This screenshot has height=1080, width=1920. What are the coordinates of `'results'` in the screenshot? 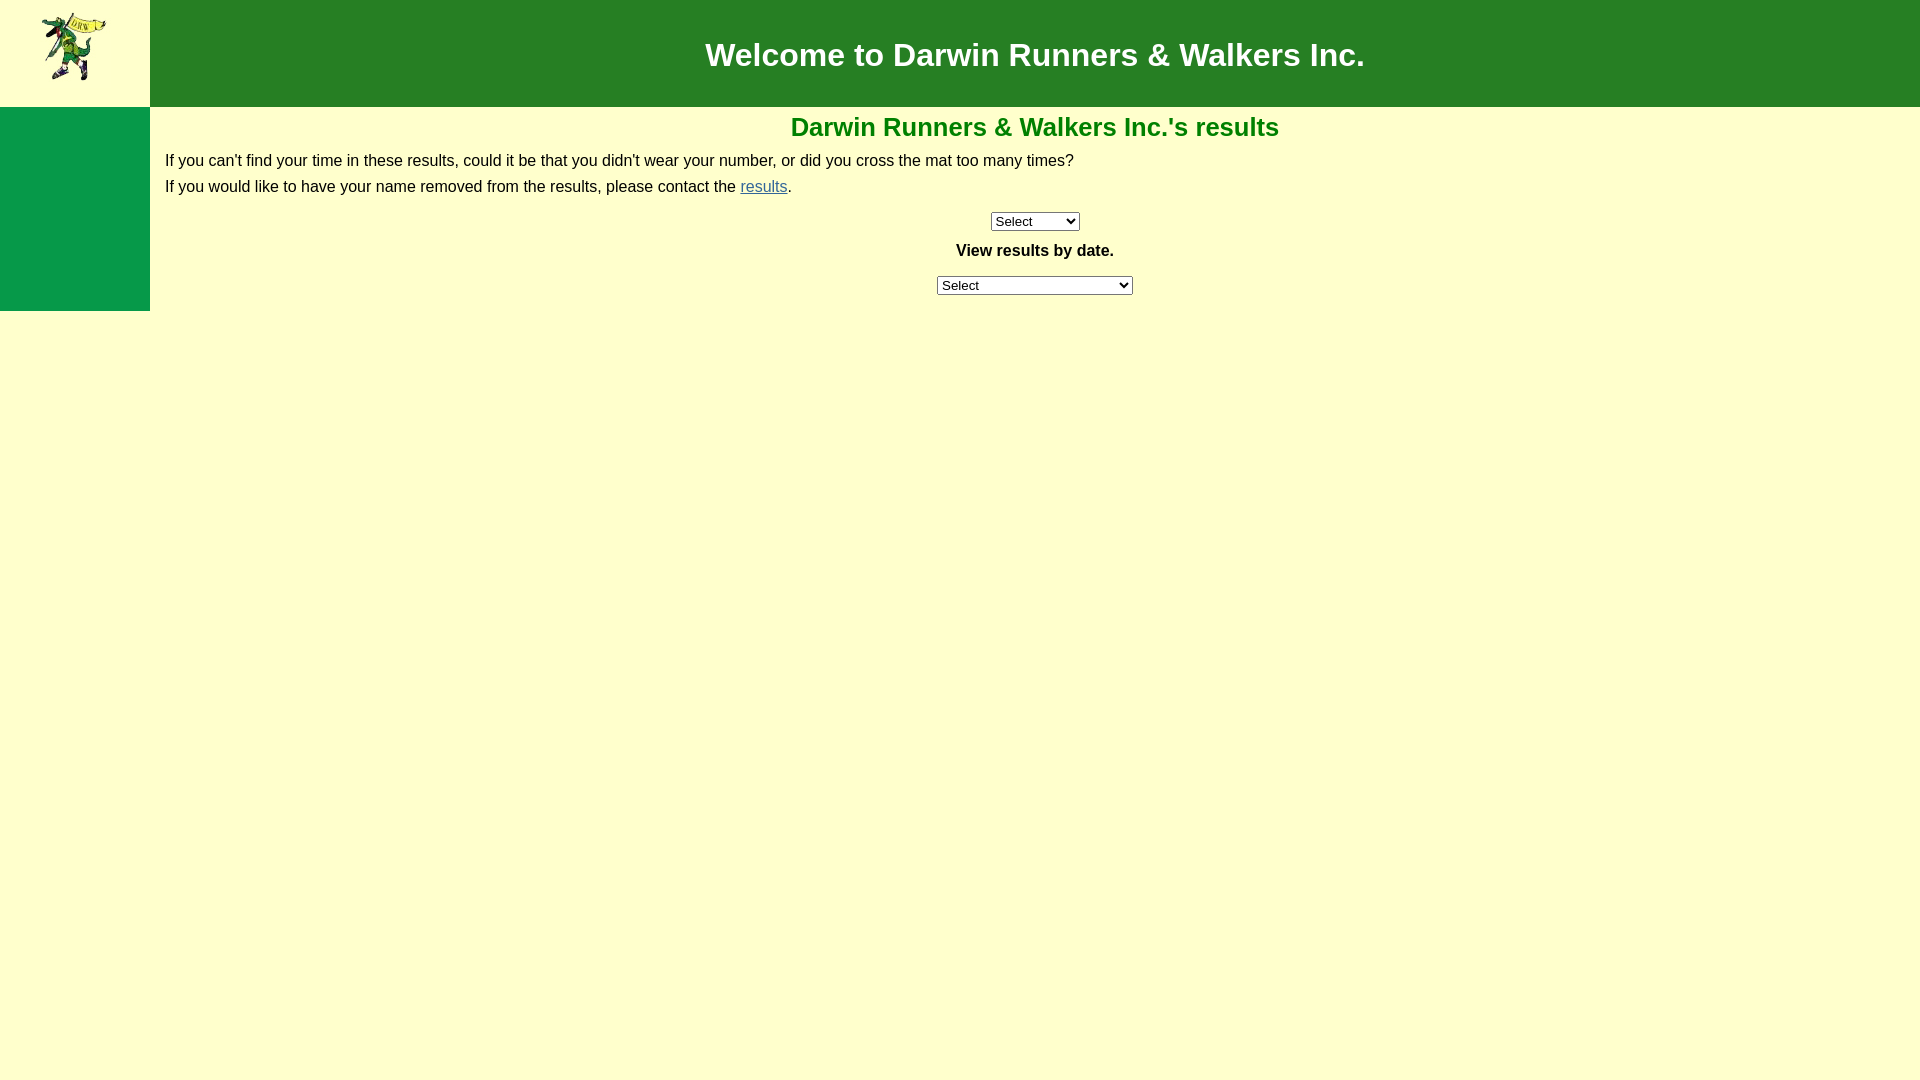 It's located at (738, 186).